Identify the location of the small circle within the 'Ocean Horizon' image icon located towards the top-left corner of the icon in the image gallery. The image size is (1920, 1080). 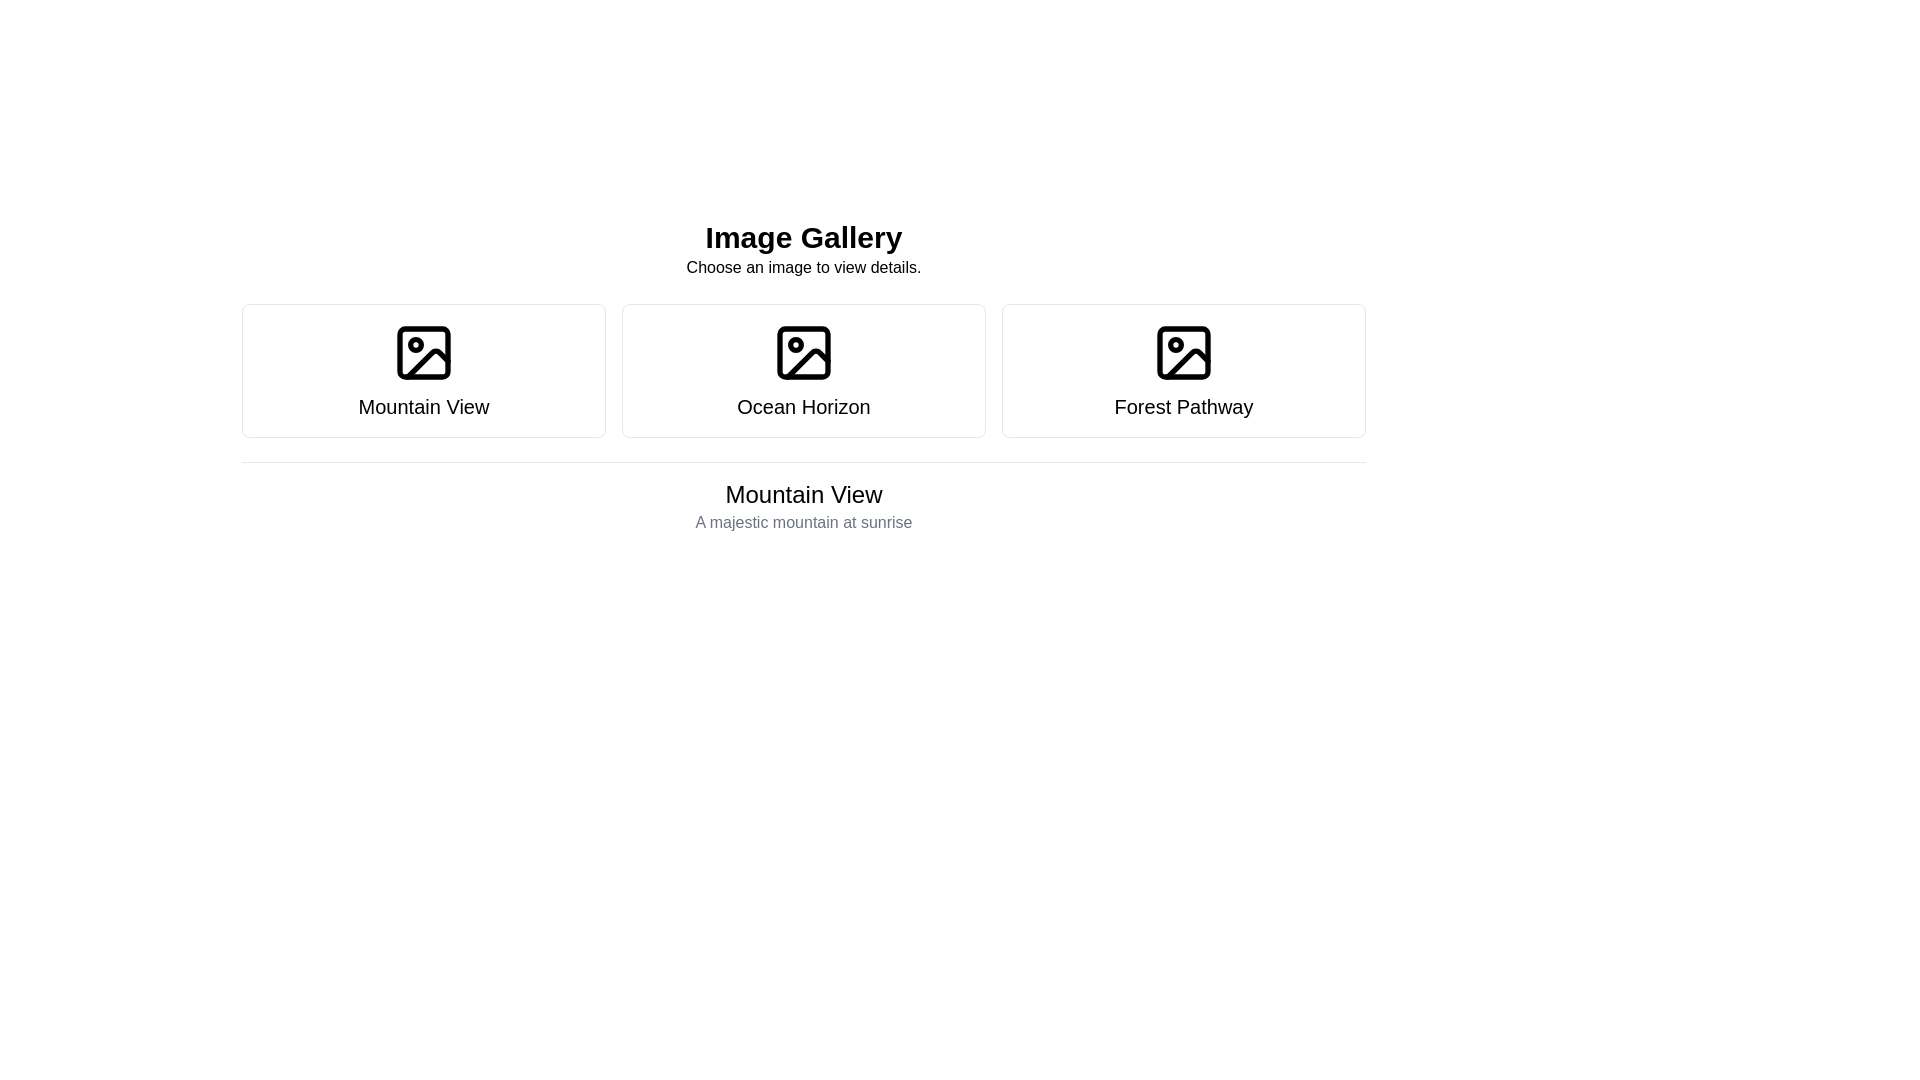
(795, 343).